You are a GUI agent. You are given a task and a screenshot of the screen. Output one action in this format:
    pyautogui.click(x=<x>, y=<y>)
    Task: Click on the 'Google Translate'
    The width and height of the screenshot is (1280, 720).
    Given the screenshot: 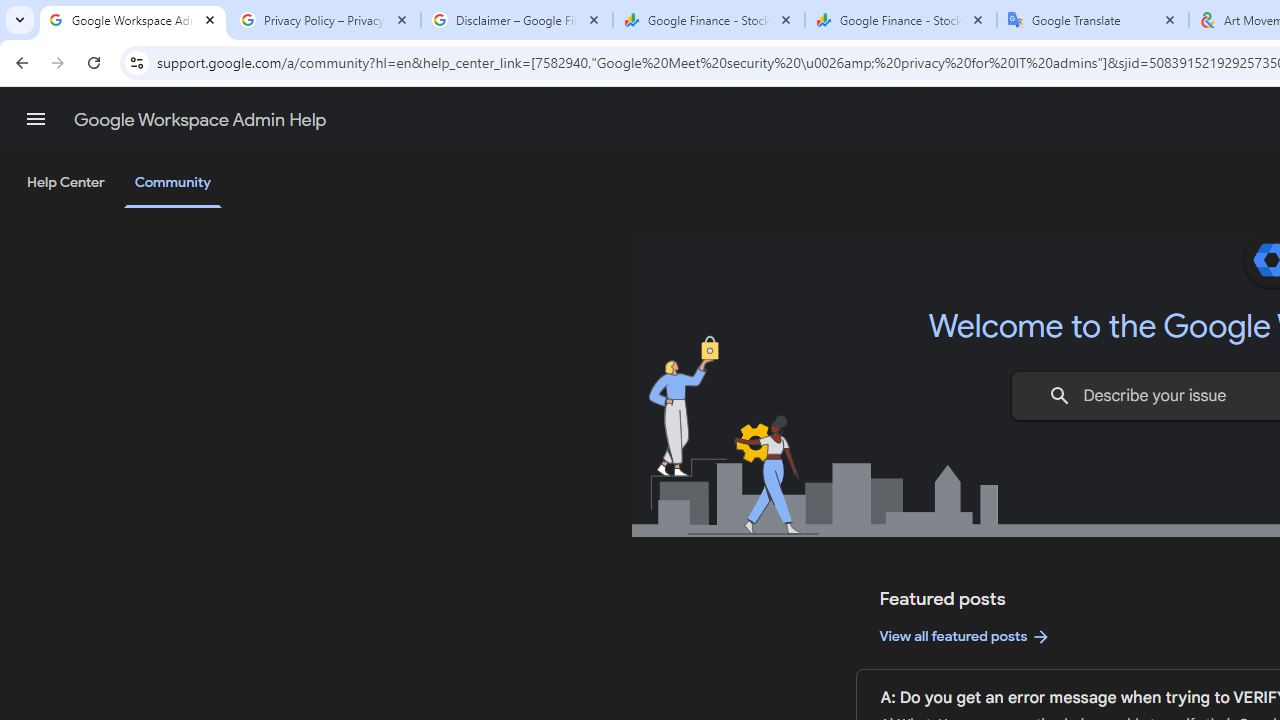 What is the action you would take?
    pyautogui.click(x=1092, y=20)
    